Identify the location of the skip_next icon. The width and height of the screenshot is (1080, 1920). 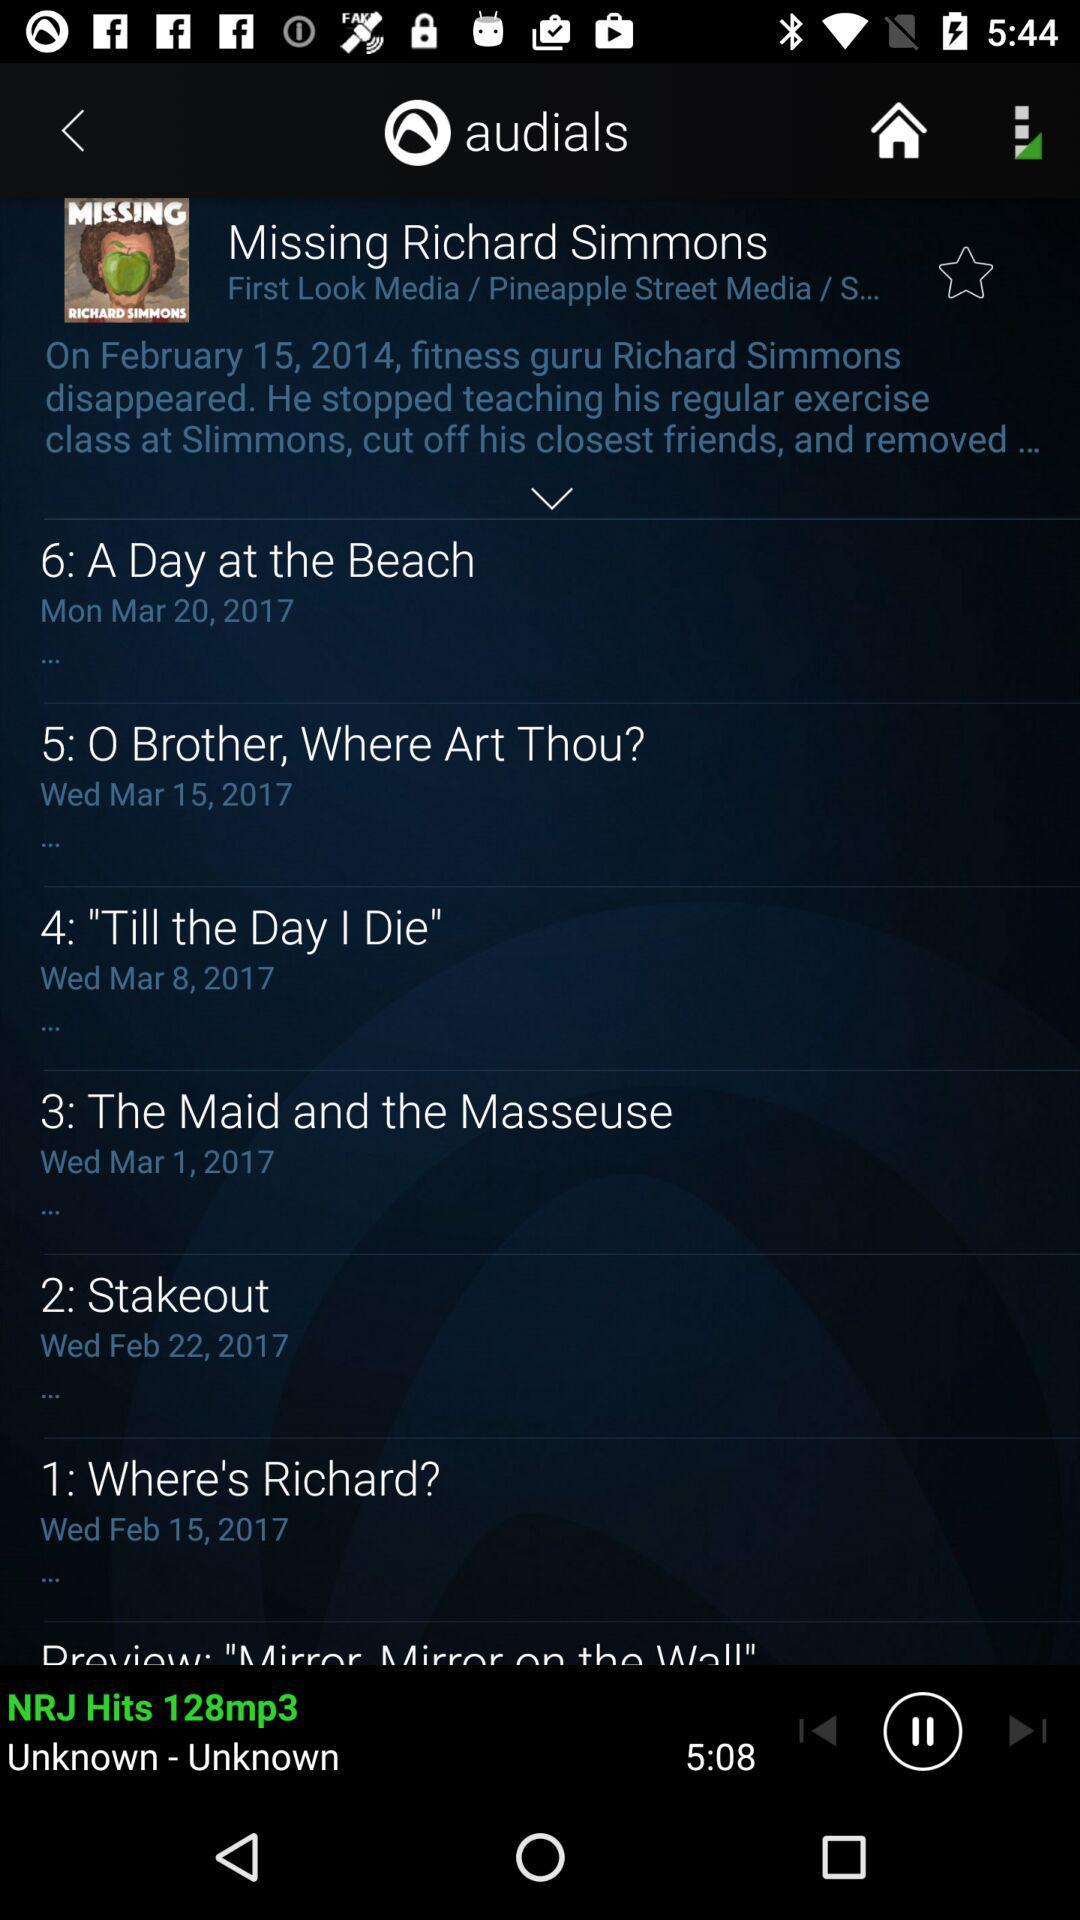
(1027, 1730).